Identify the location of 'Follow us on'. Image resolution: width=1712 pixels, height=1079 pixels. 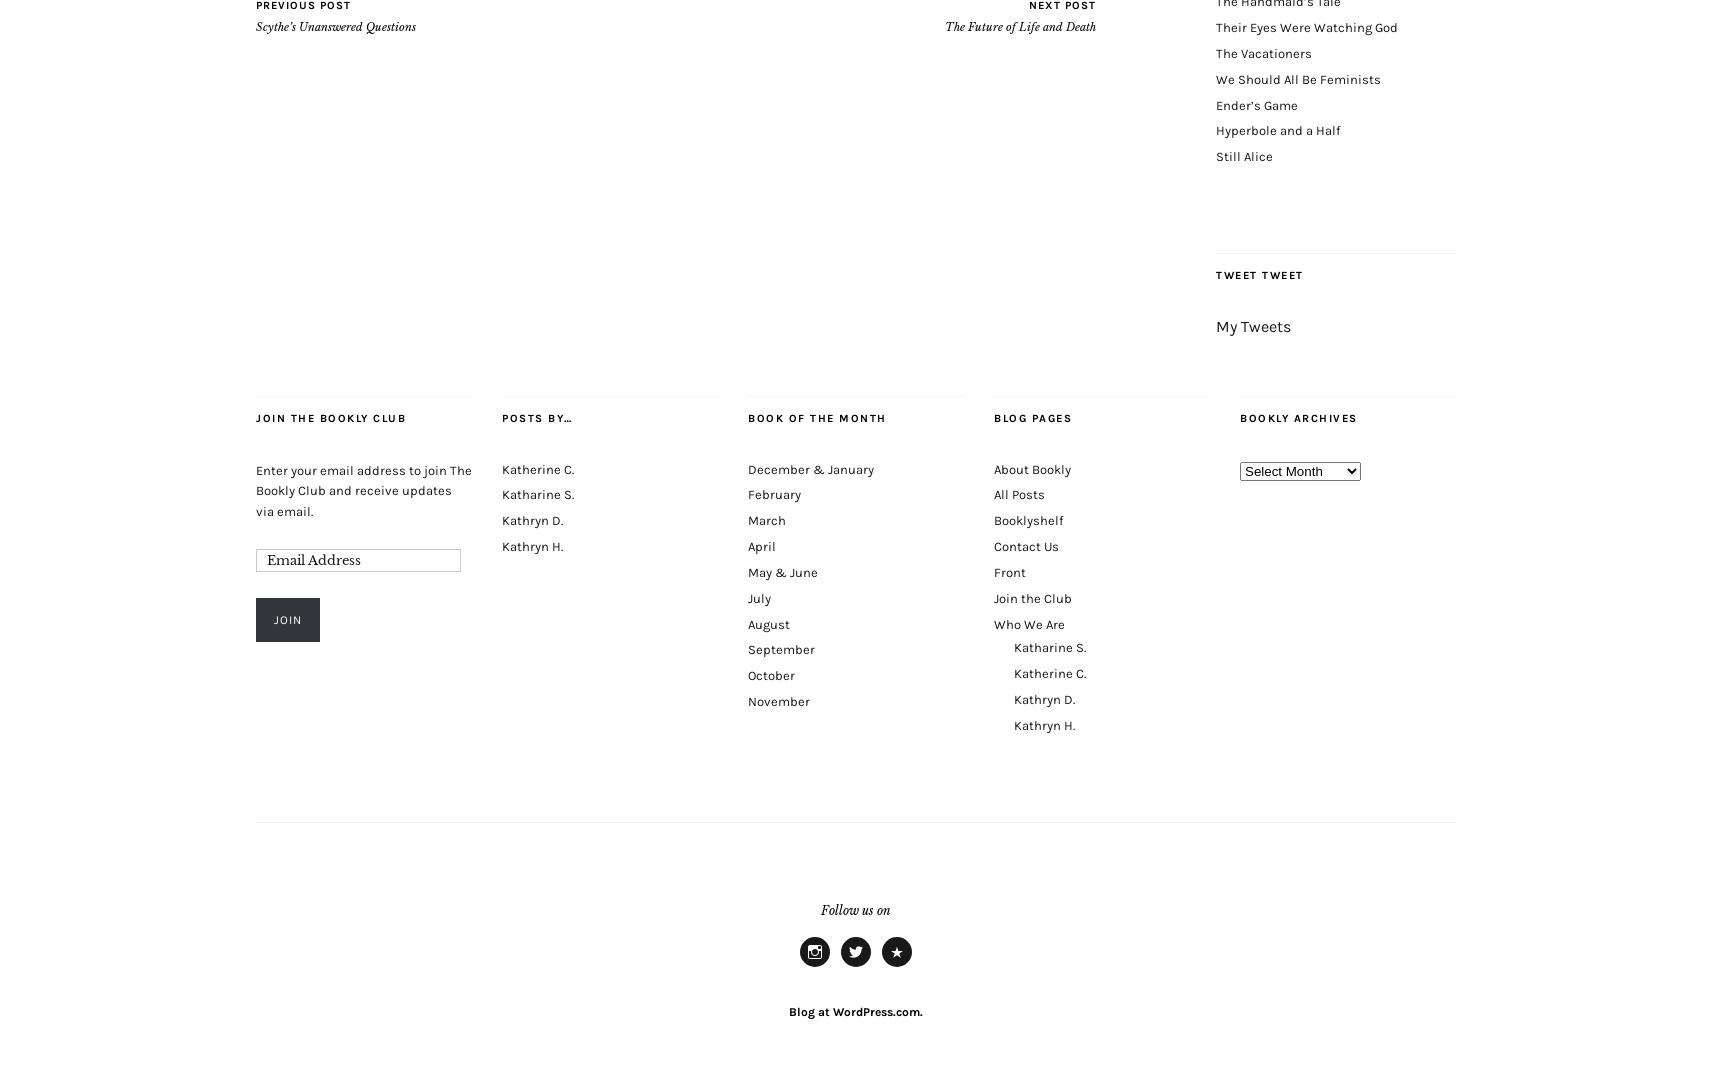
(856, 908).